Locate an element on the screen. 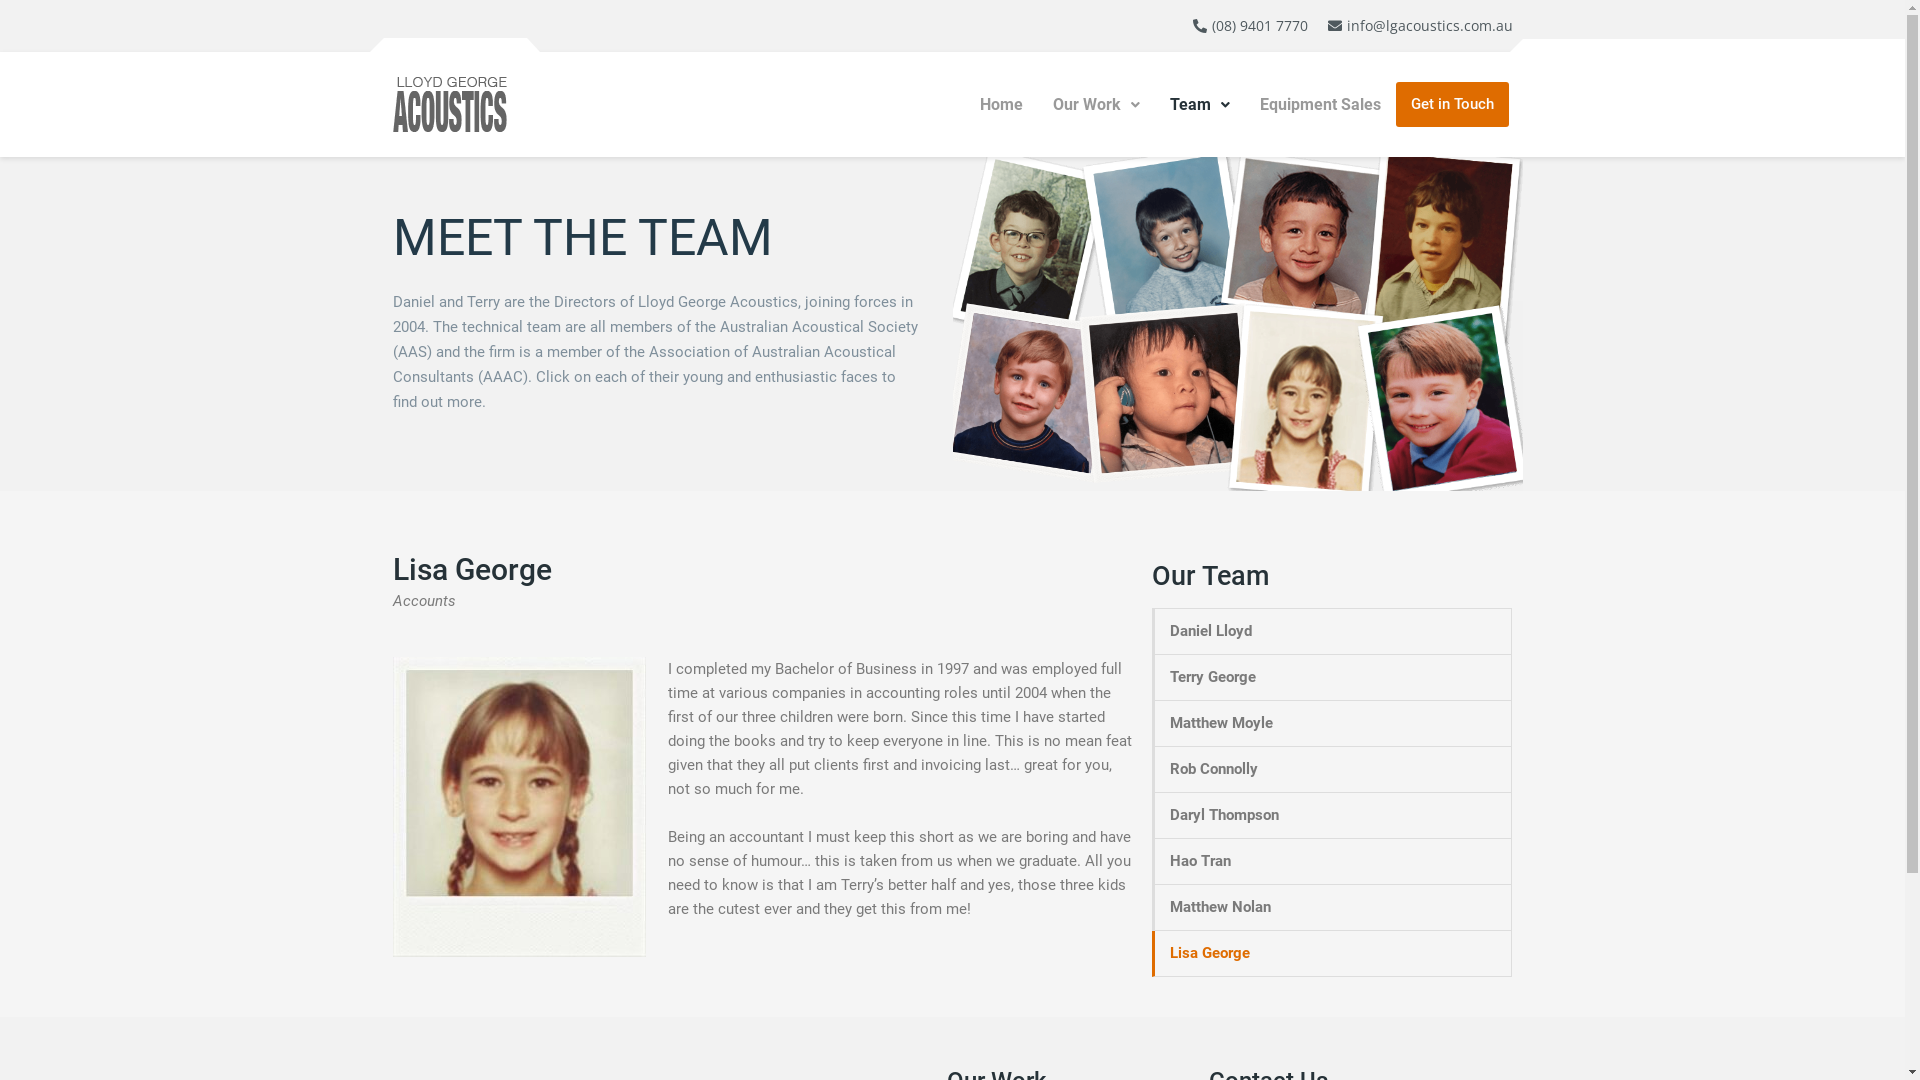 This screenshot has width=1920, height=1080. '(08) 9401 7770' is located at coordinates (1248, 26).